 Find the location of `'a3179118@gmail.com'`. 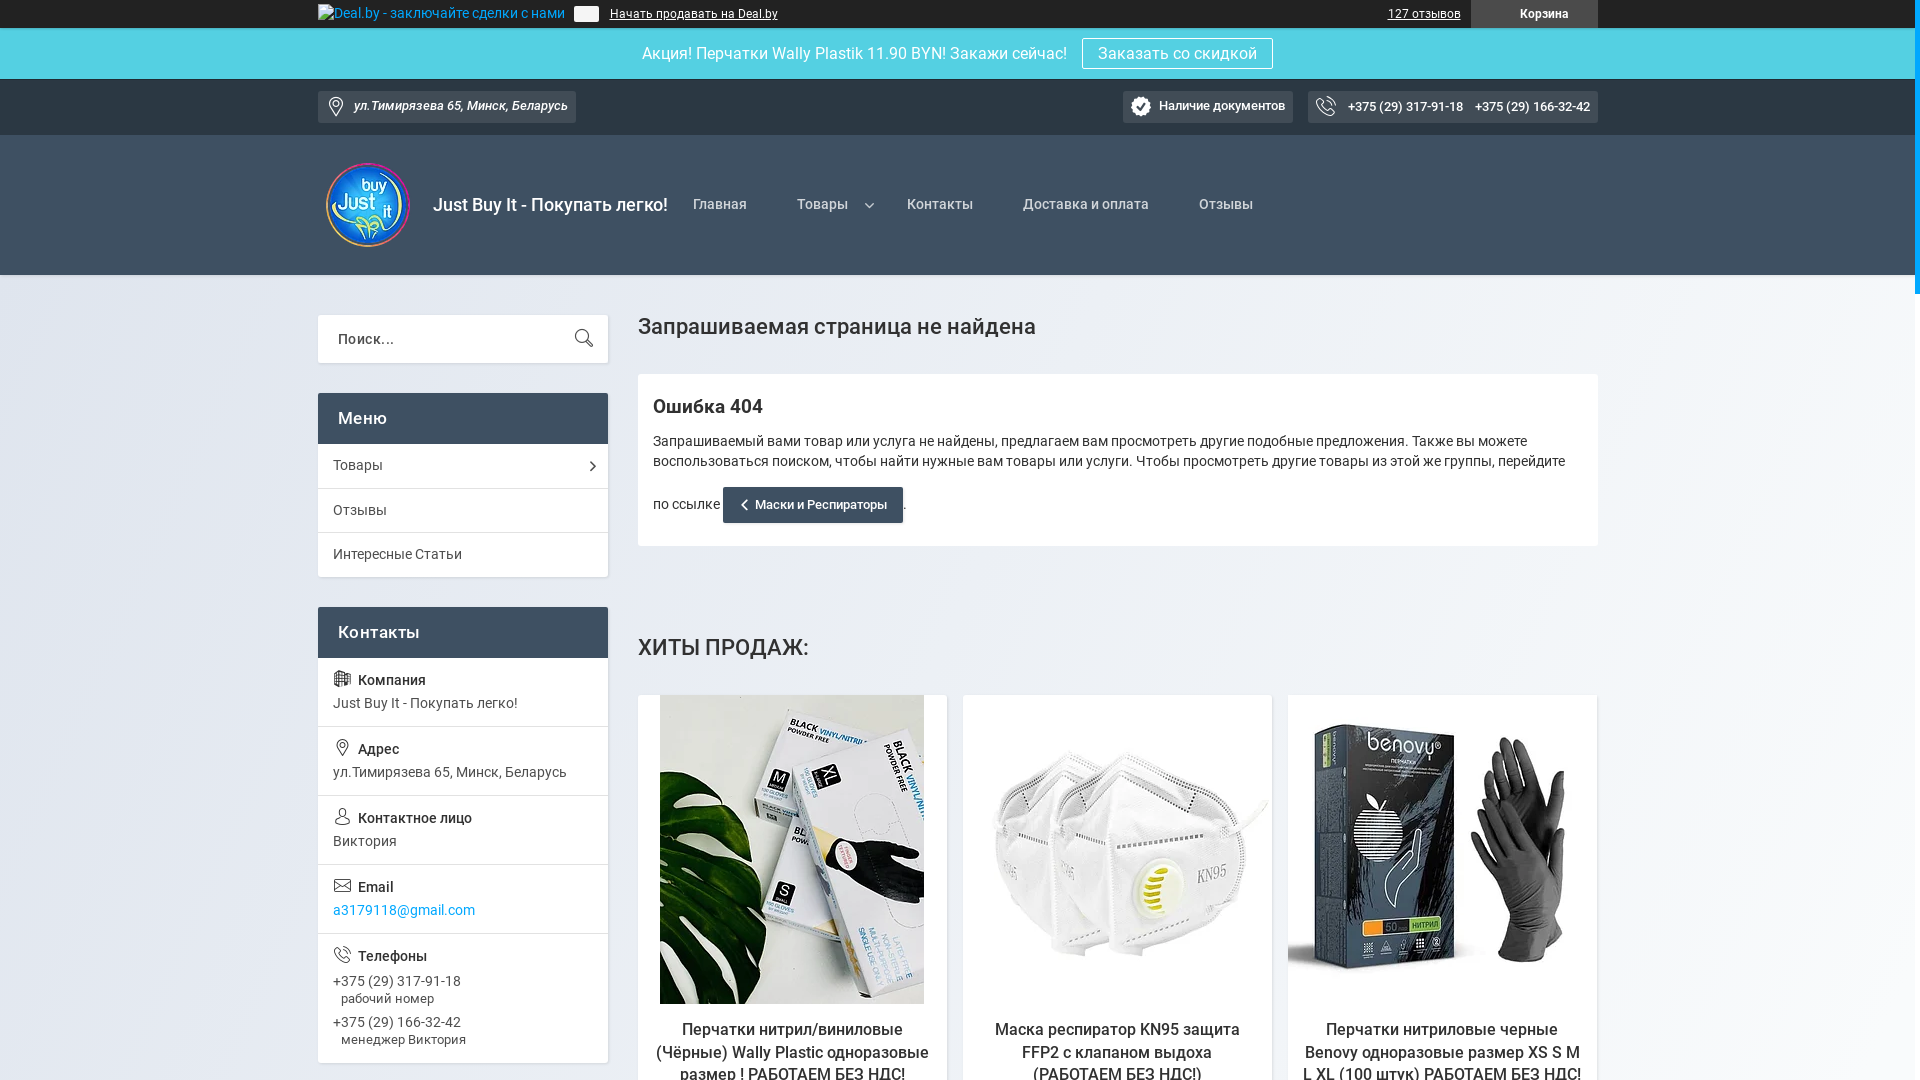

'a3179118@gmail.com' is located at coordinates (461, 898).